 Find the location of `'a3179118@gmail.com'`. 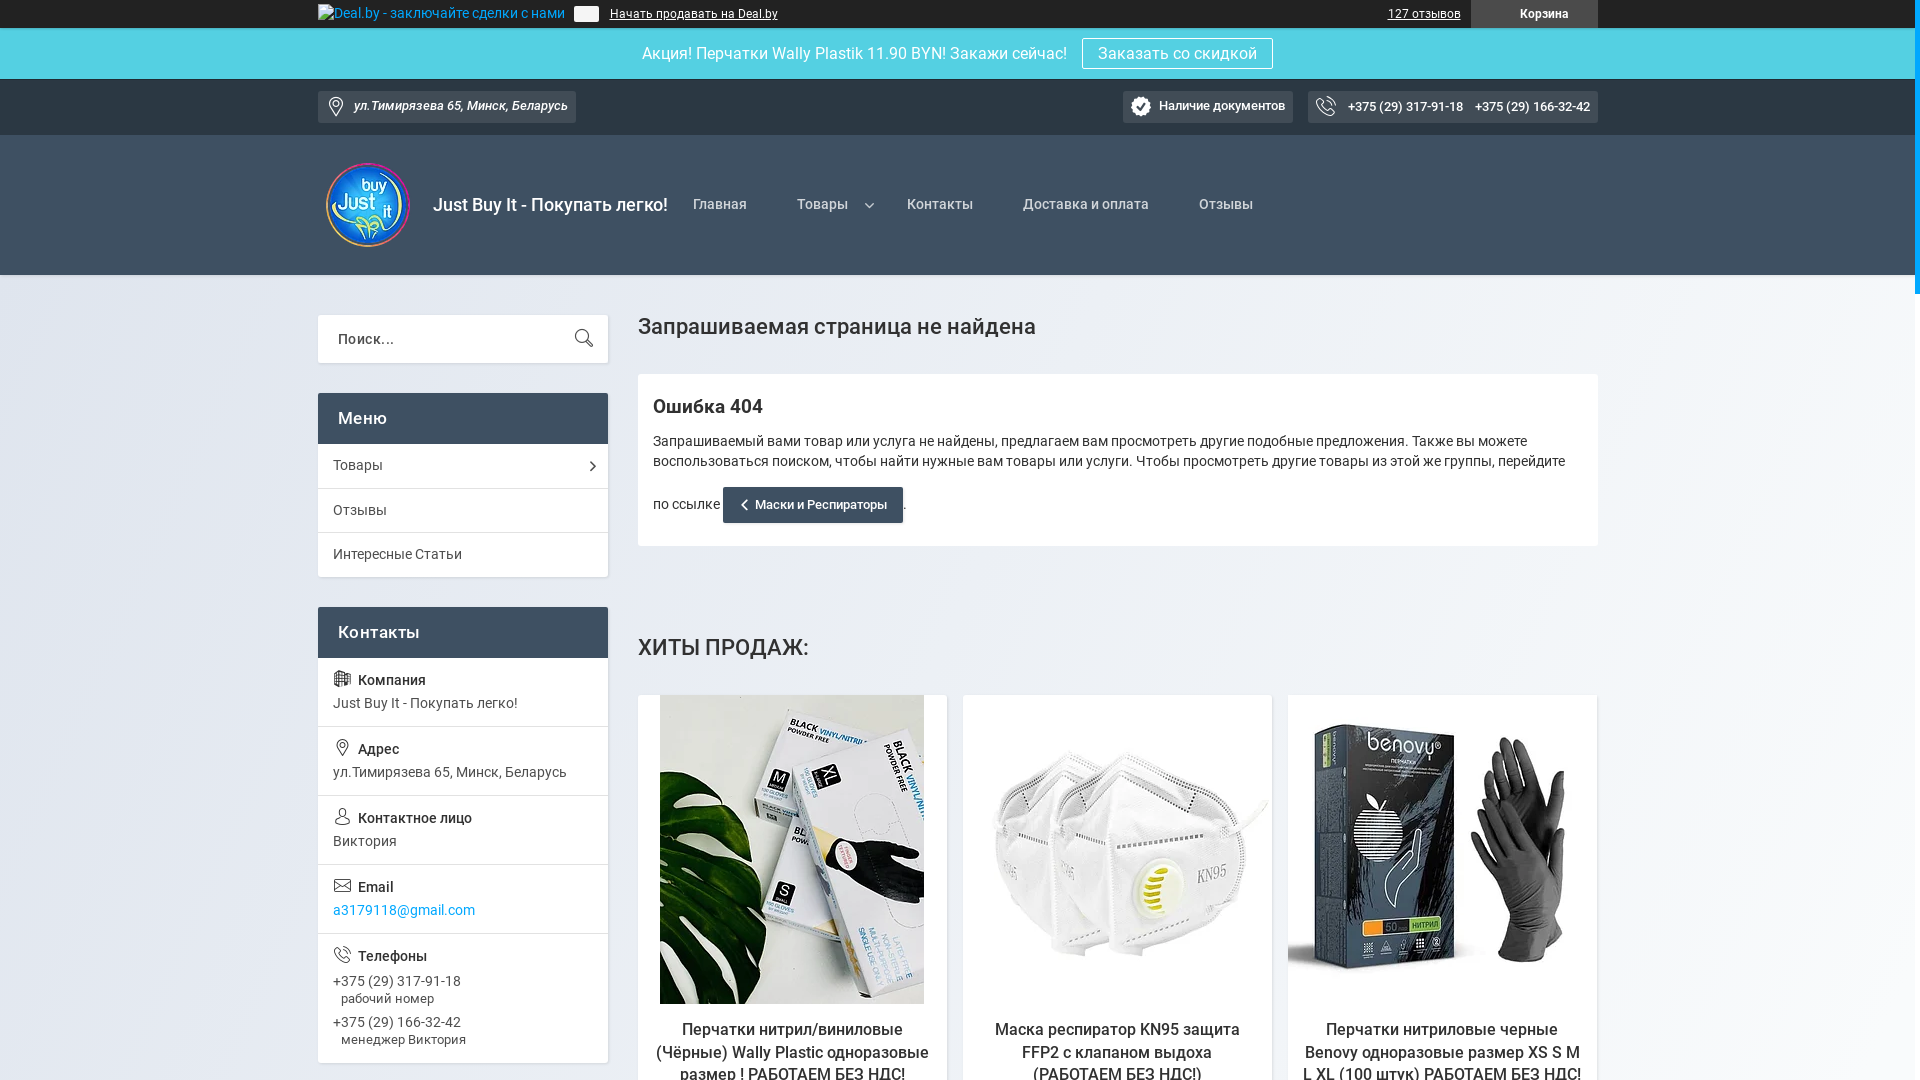

'a3179118@gmail.com' is located at coordinates (461, 898).